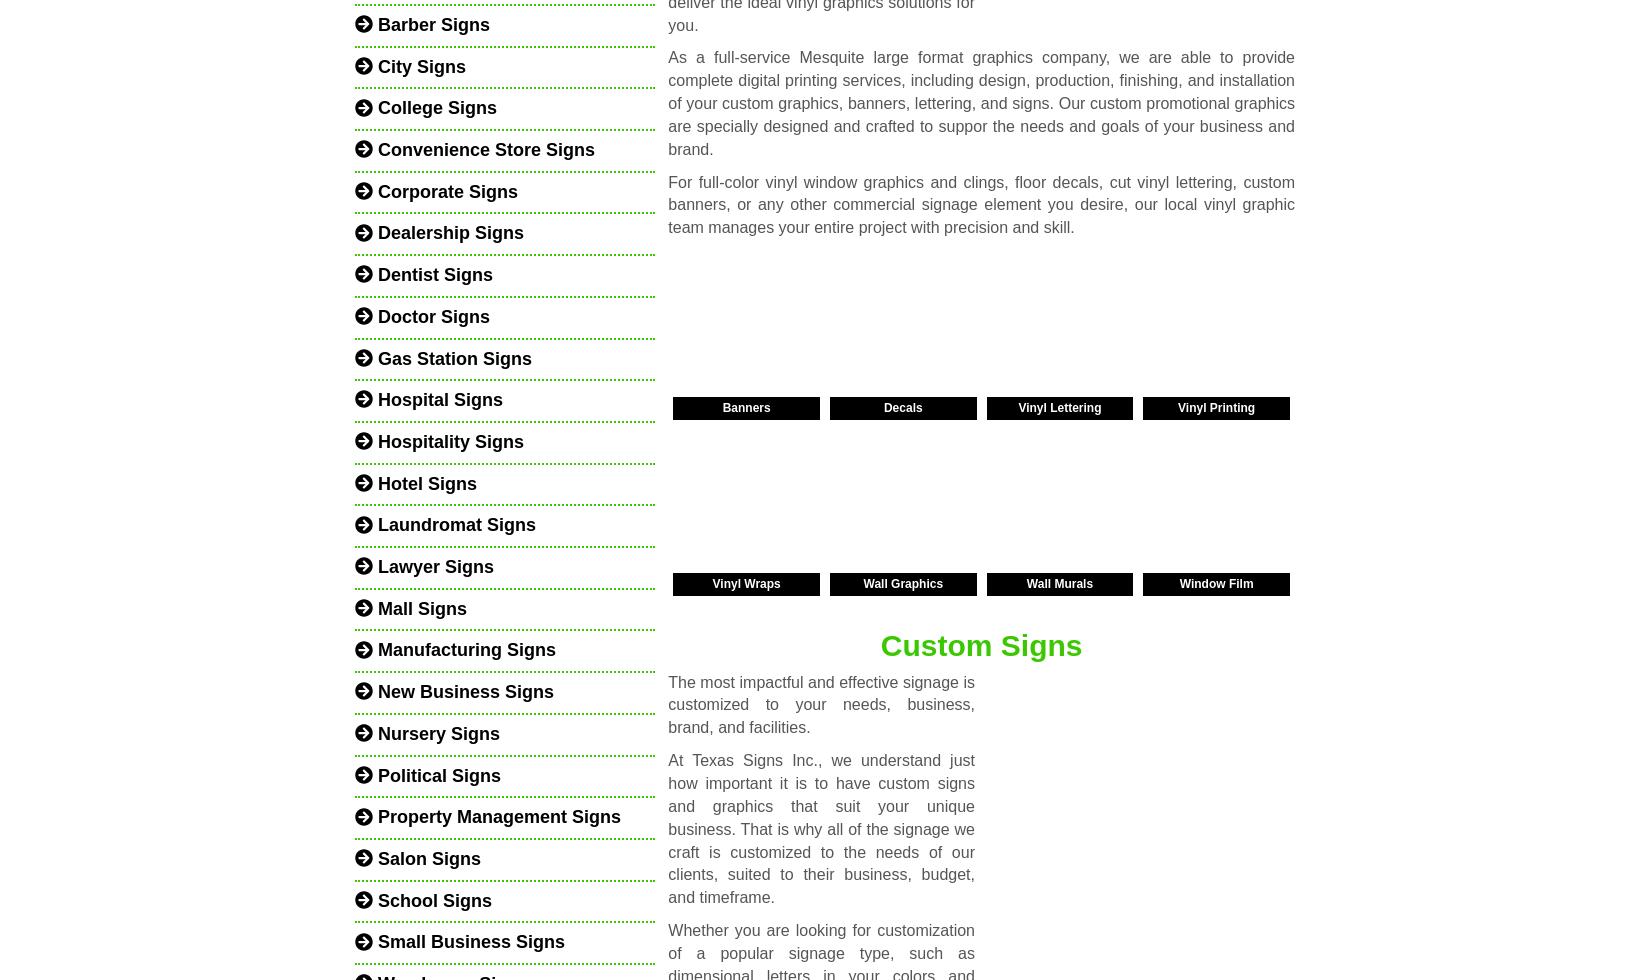 This screenshot has width=1650, height=980. What do you see at coordinates (444, 191) in the screenshot?
I see `'Corporate Signs'` at bounding box center [444, 191].